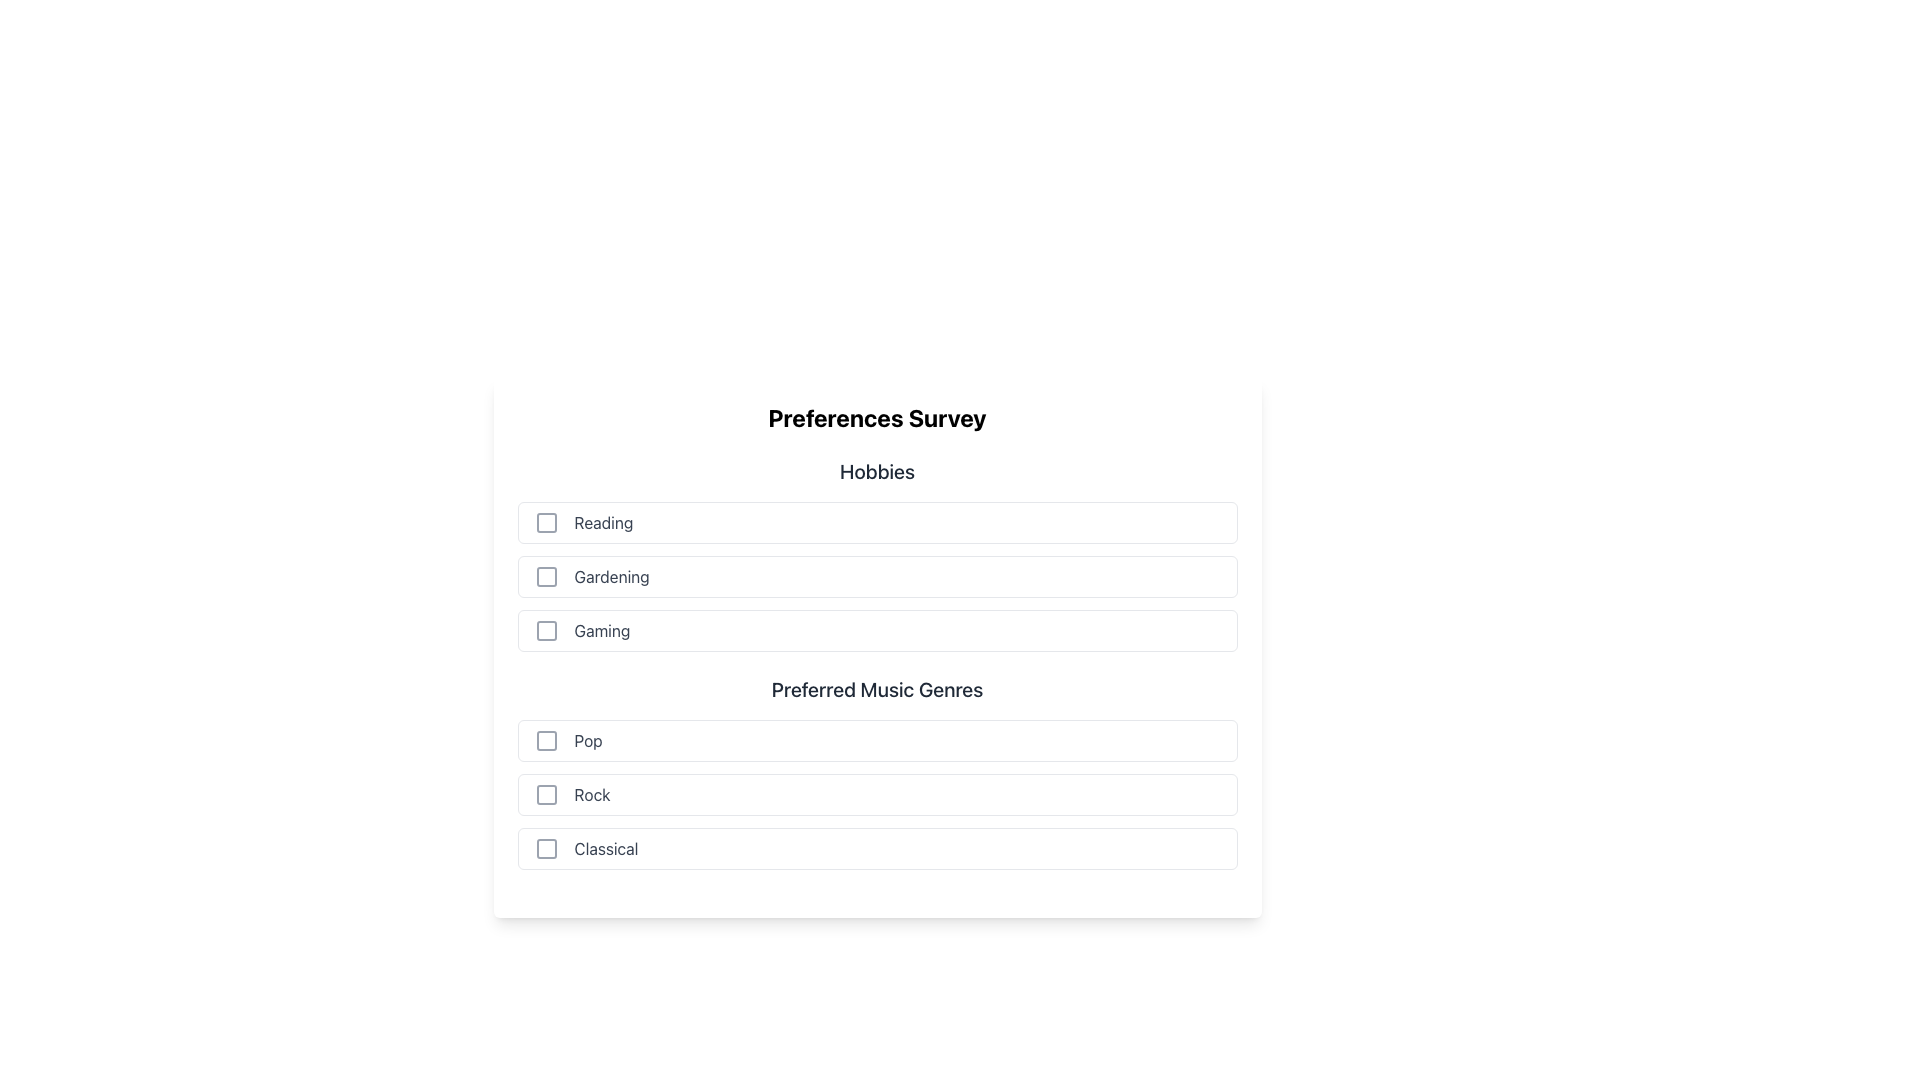 This screenshot has width=1920, height=1080. Describe the element at coordinates (546, 740) in the screenshot. I see `the SVG Rectangle that serves as a selection indicator for the 'Pop' option in the 'Preferred Music Genres' section of the survey form` at that location.